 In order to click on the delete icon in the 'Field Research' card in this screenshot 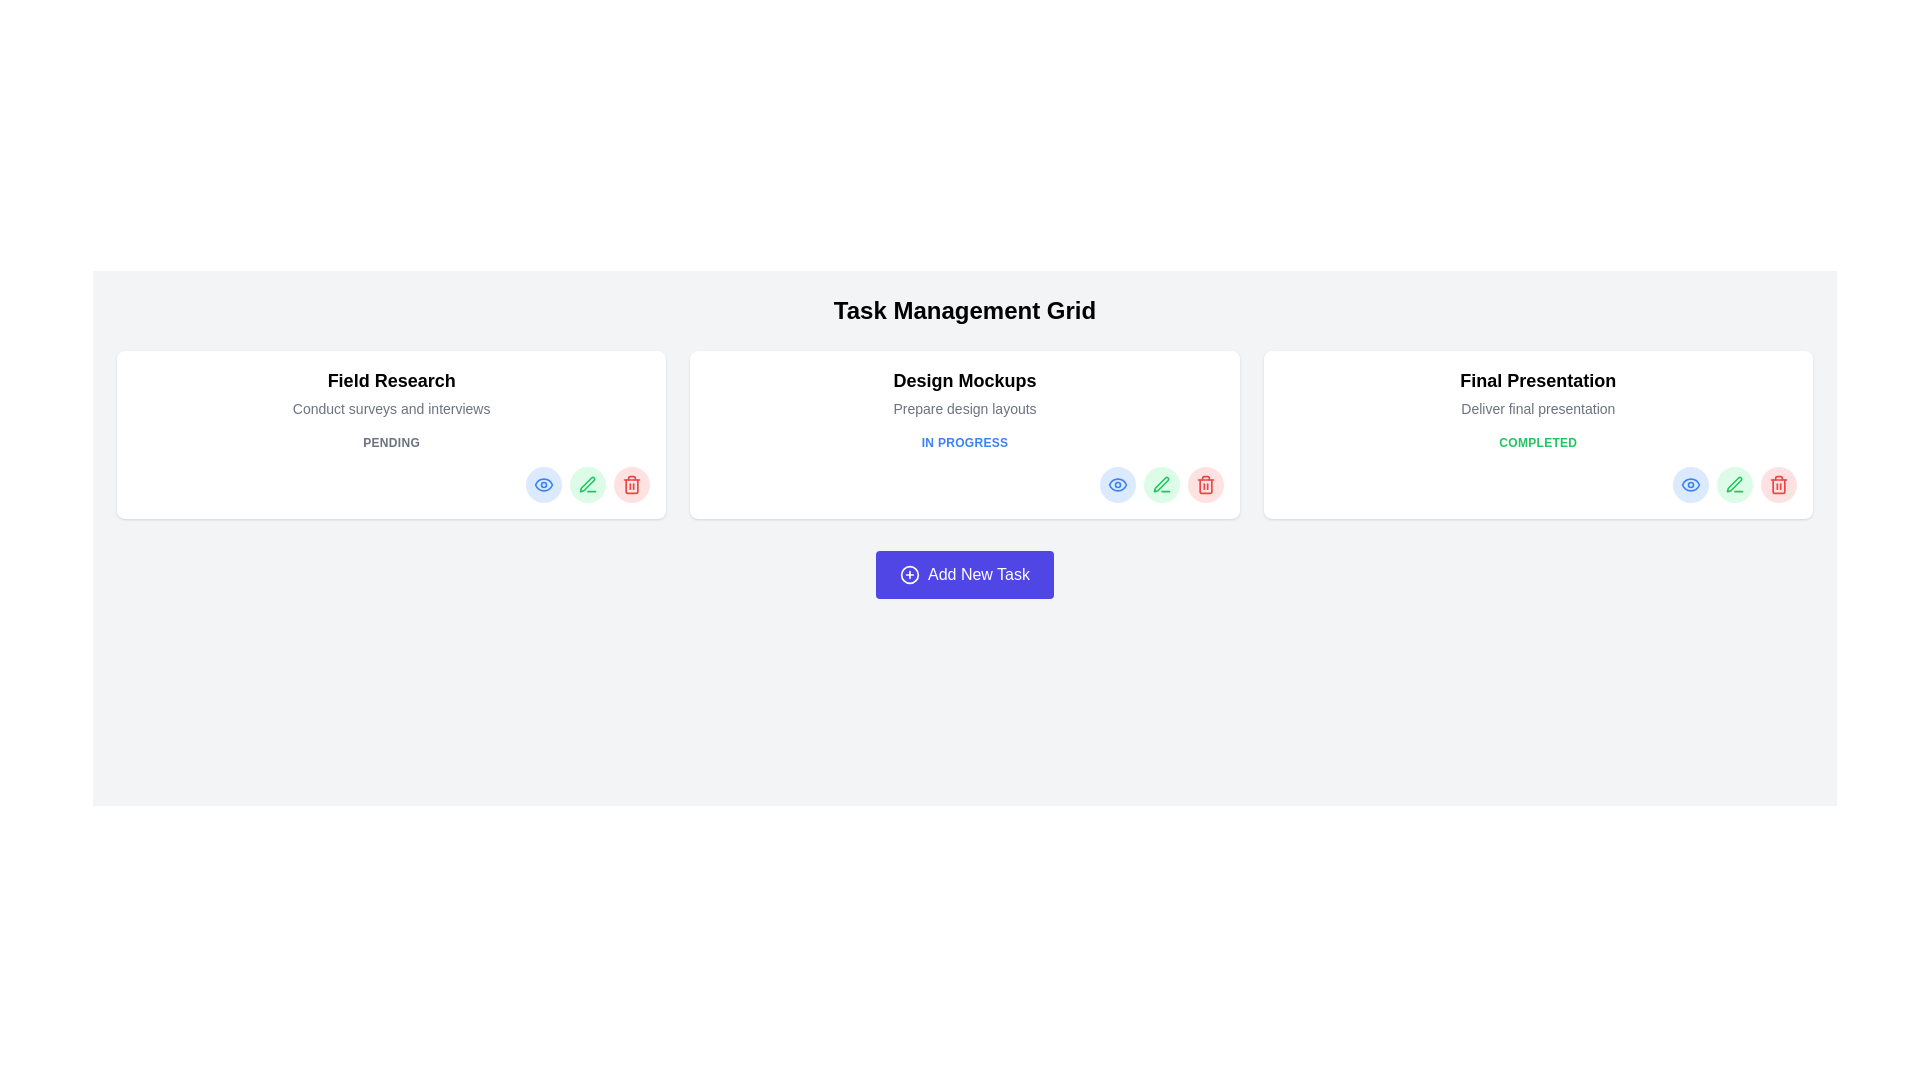, I will do `click(631, 486)`.